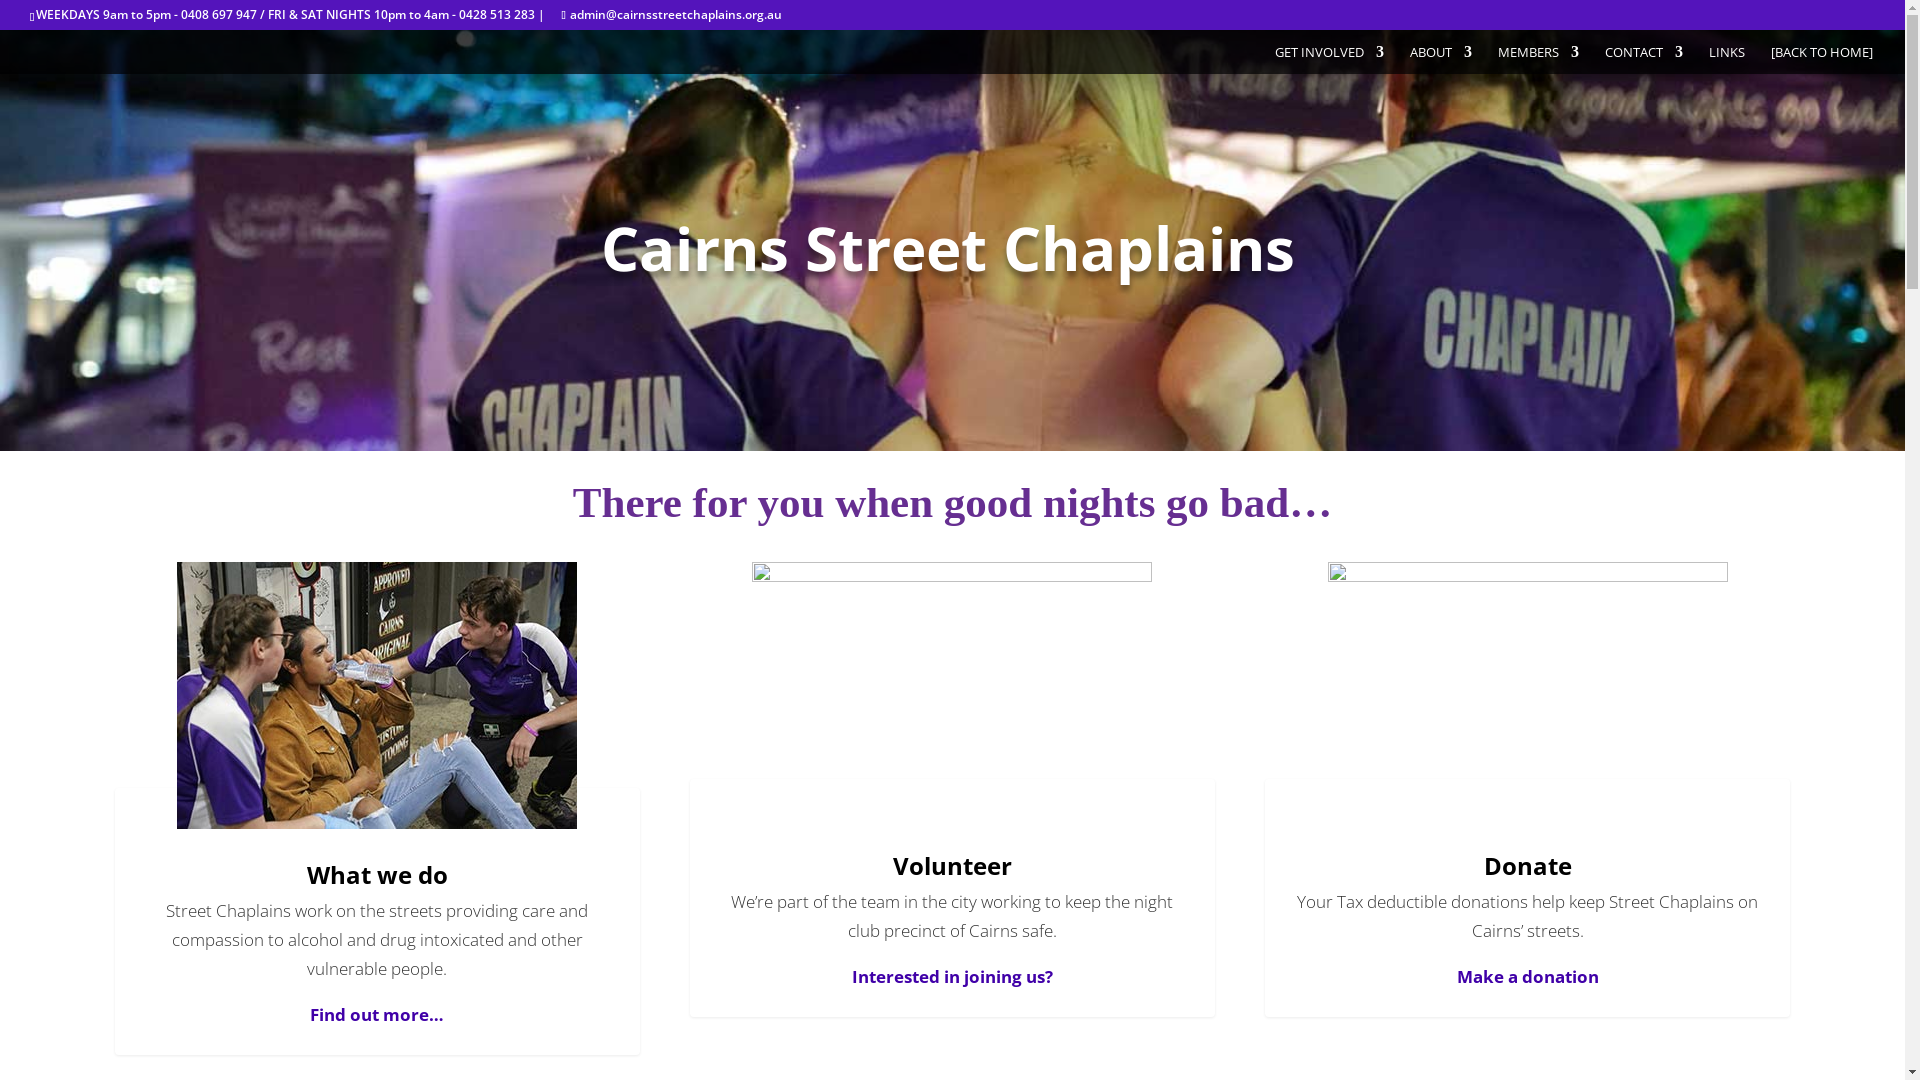  I want to click on 'Make a donation', so click(1526, 975).